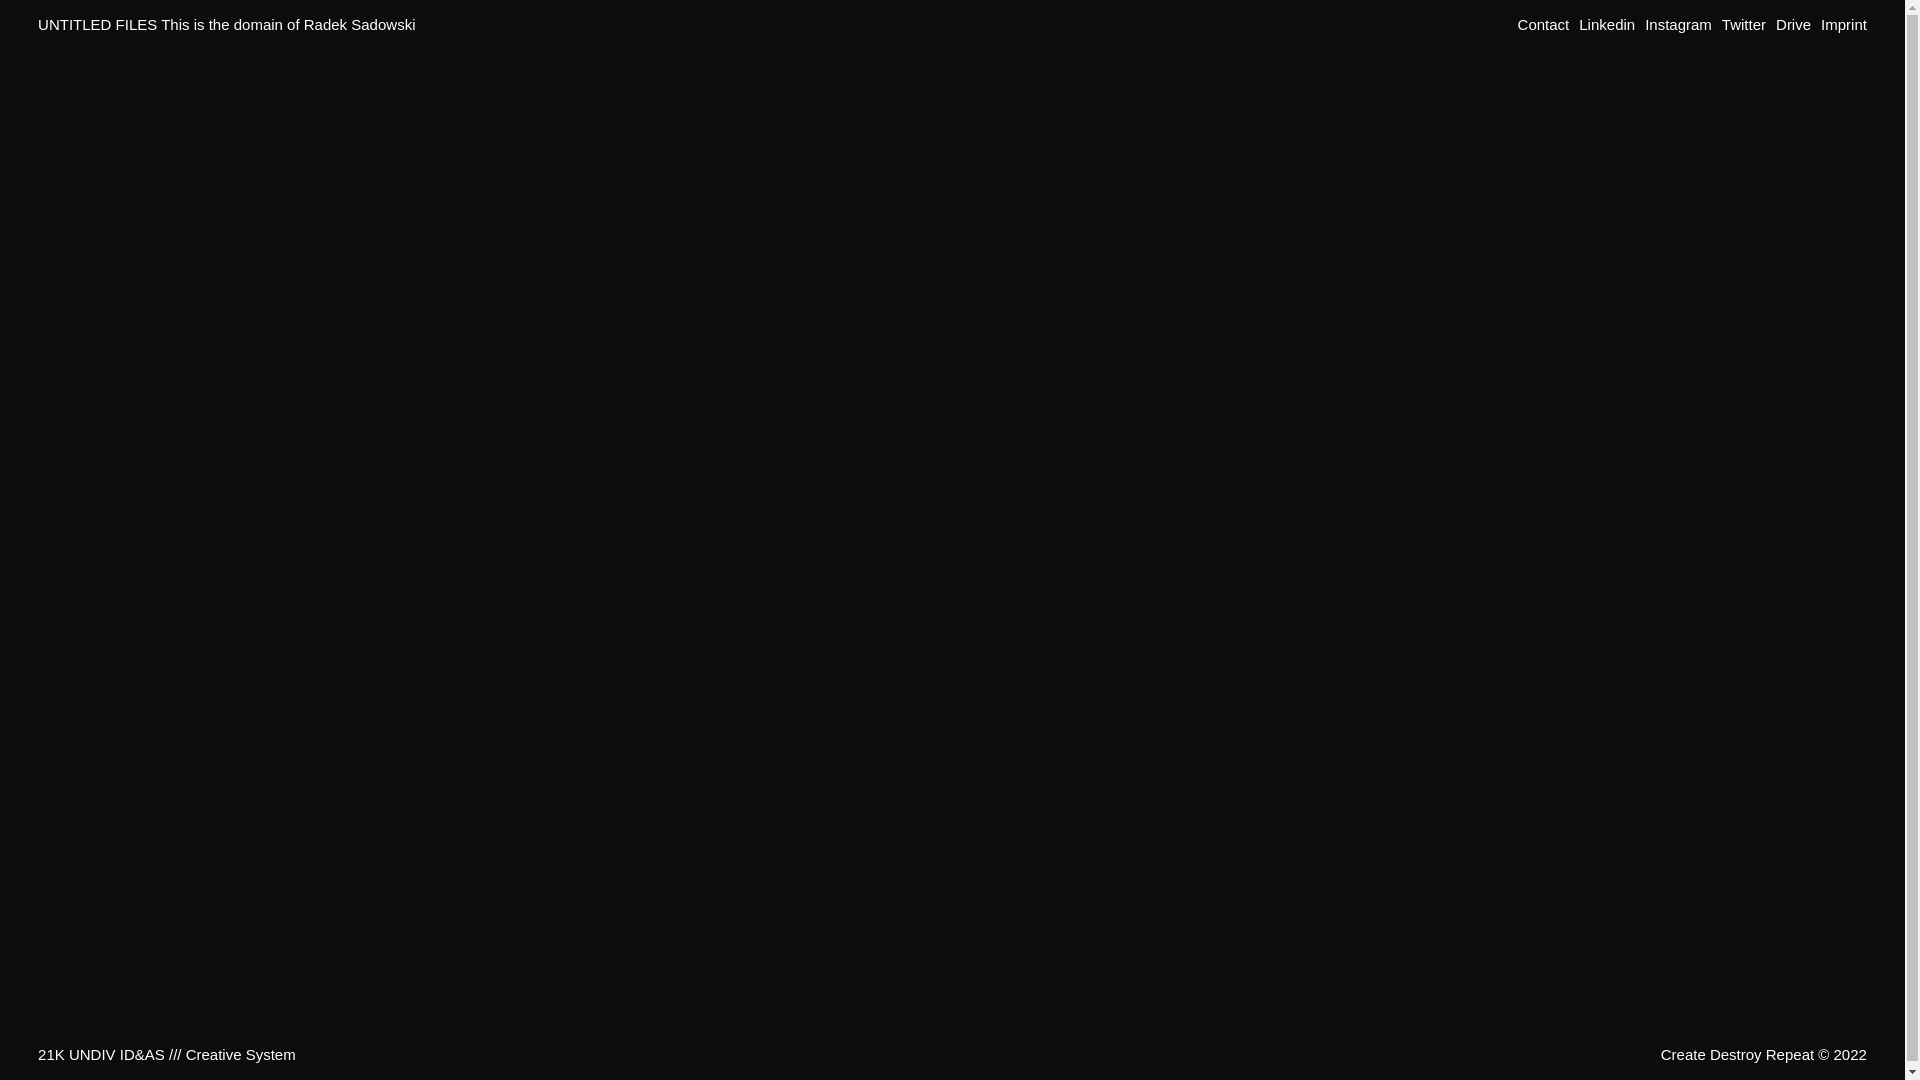  Describe the element at coordinates (226, 24) in the screenshot. I see `'UNTITLED FILES This is the domain of Radek Sadowski'` at that location.